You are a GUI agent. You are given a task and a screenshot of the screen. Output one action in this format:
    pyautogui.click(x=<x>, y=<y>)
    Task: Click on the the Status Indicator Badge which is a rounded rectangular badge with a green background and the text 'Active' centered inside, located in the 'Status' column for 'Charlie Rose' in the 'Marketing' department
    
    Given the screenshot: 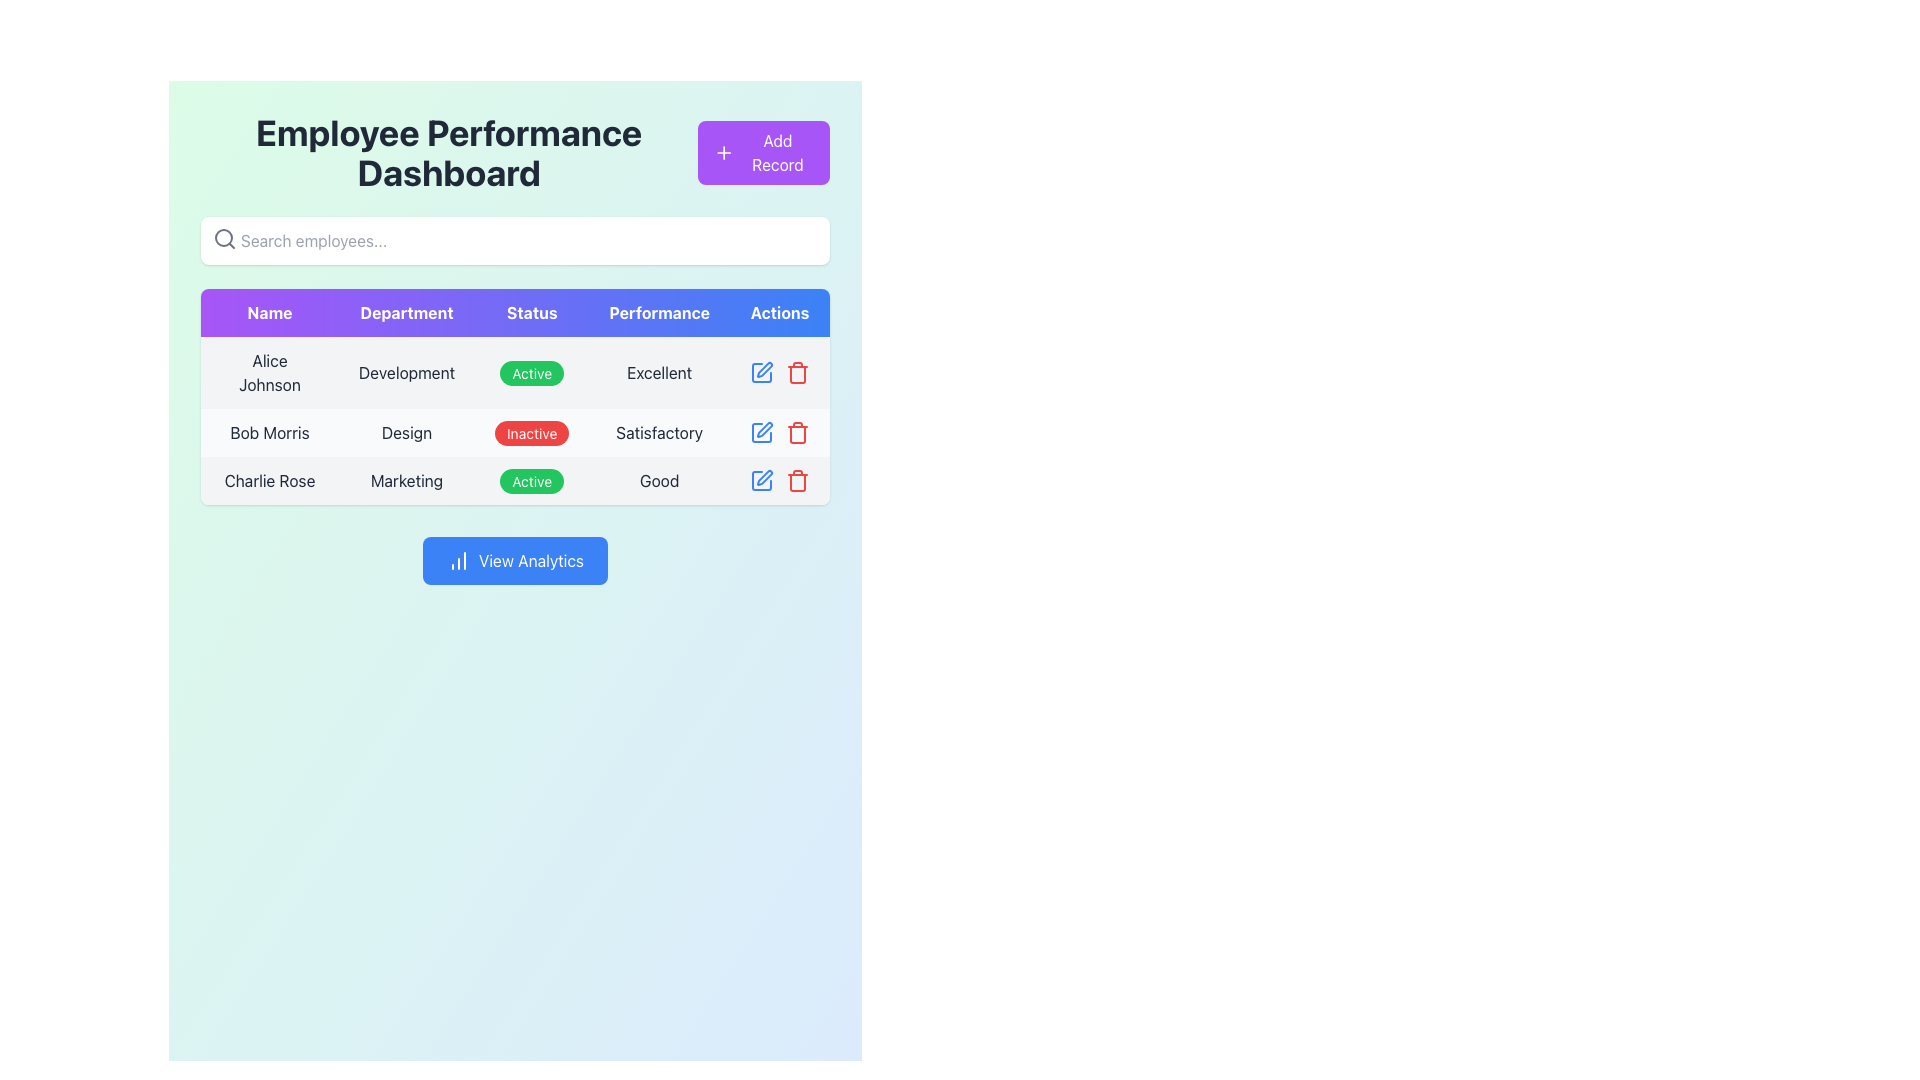 What is the action you would take?
    pyautogui.click(x=532, y=481)
    